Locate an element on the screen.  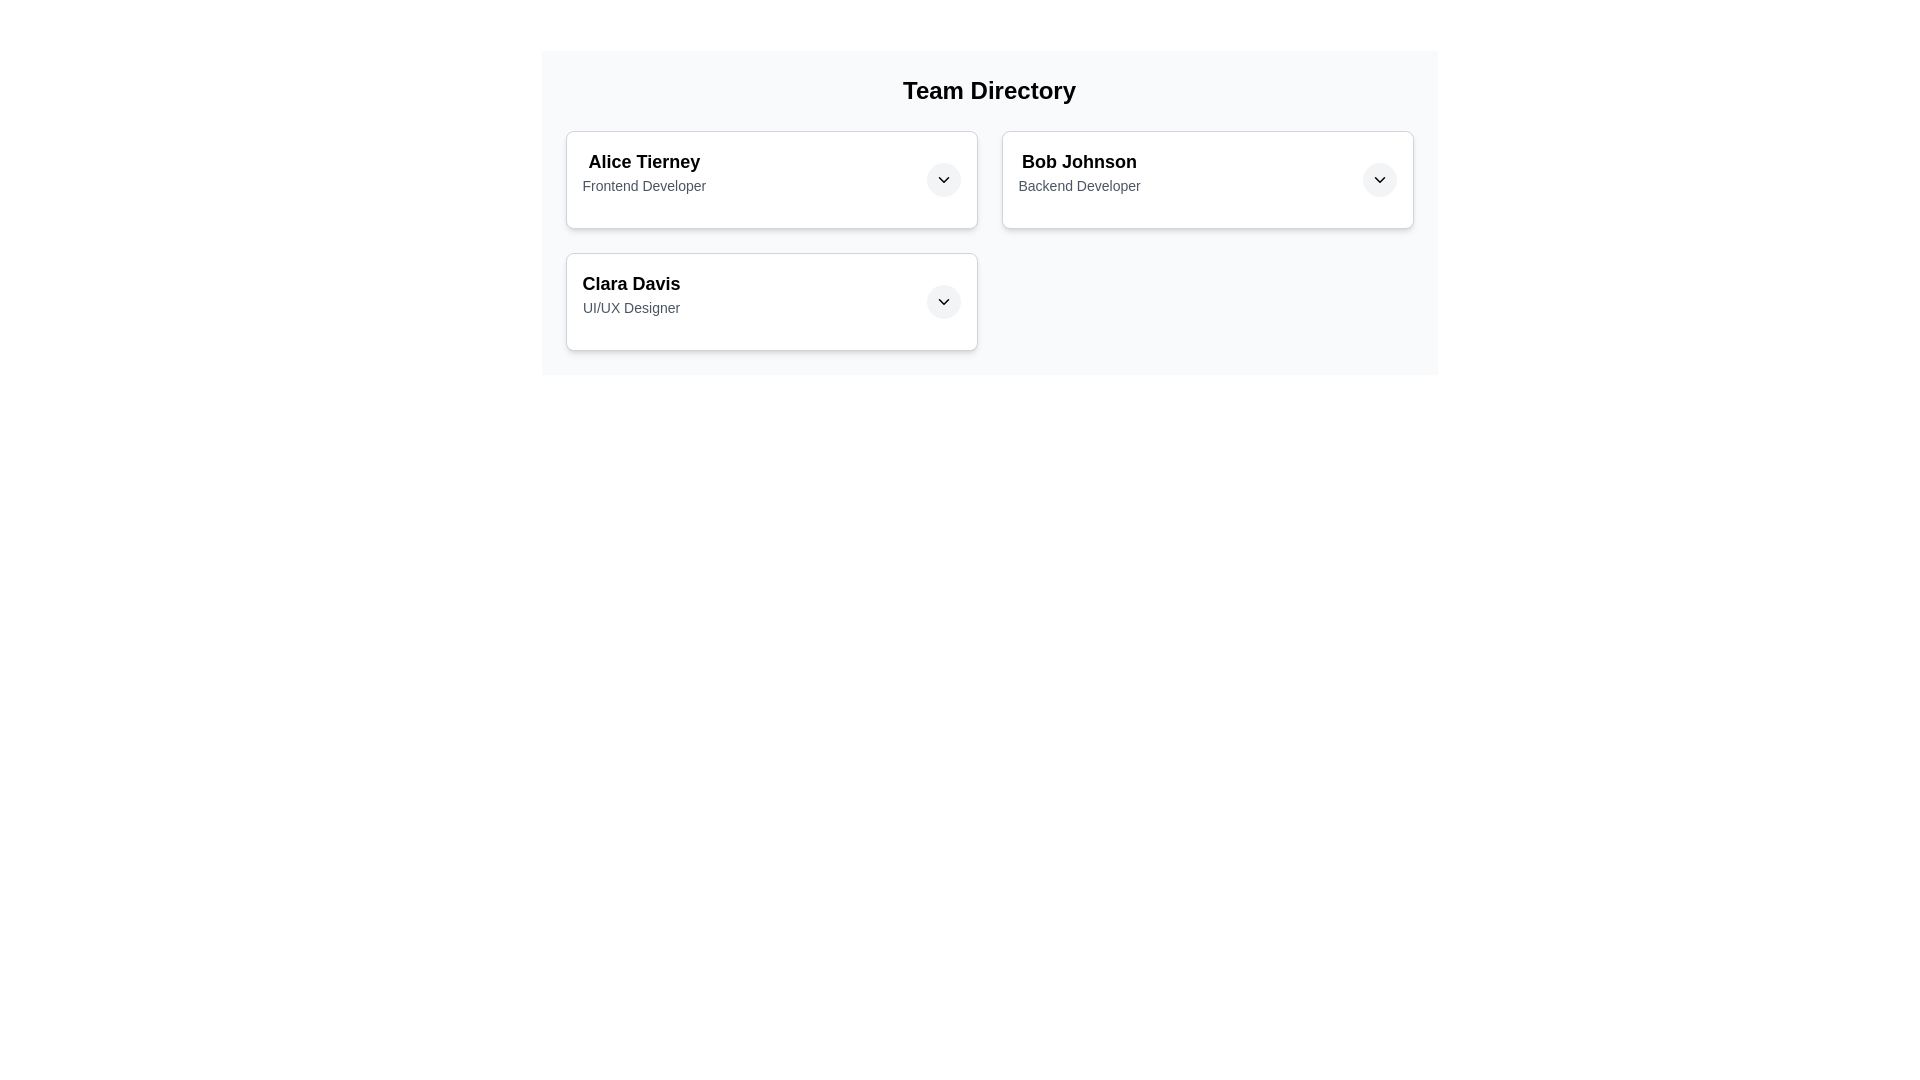
the button located in the bottom right corner of the card associated with 'Clara Davis' is located at coordinates (942, 301).